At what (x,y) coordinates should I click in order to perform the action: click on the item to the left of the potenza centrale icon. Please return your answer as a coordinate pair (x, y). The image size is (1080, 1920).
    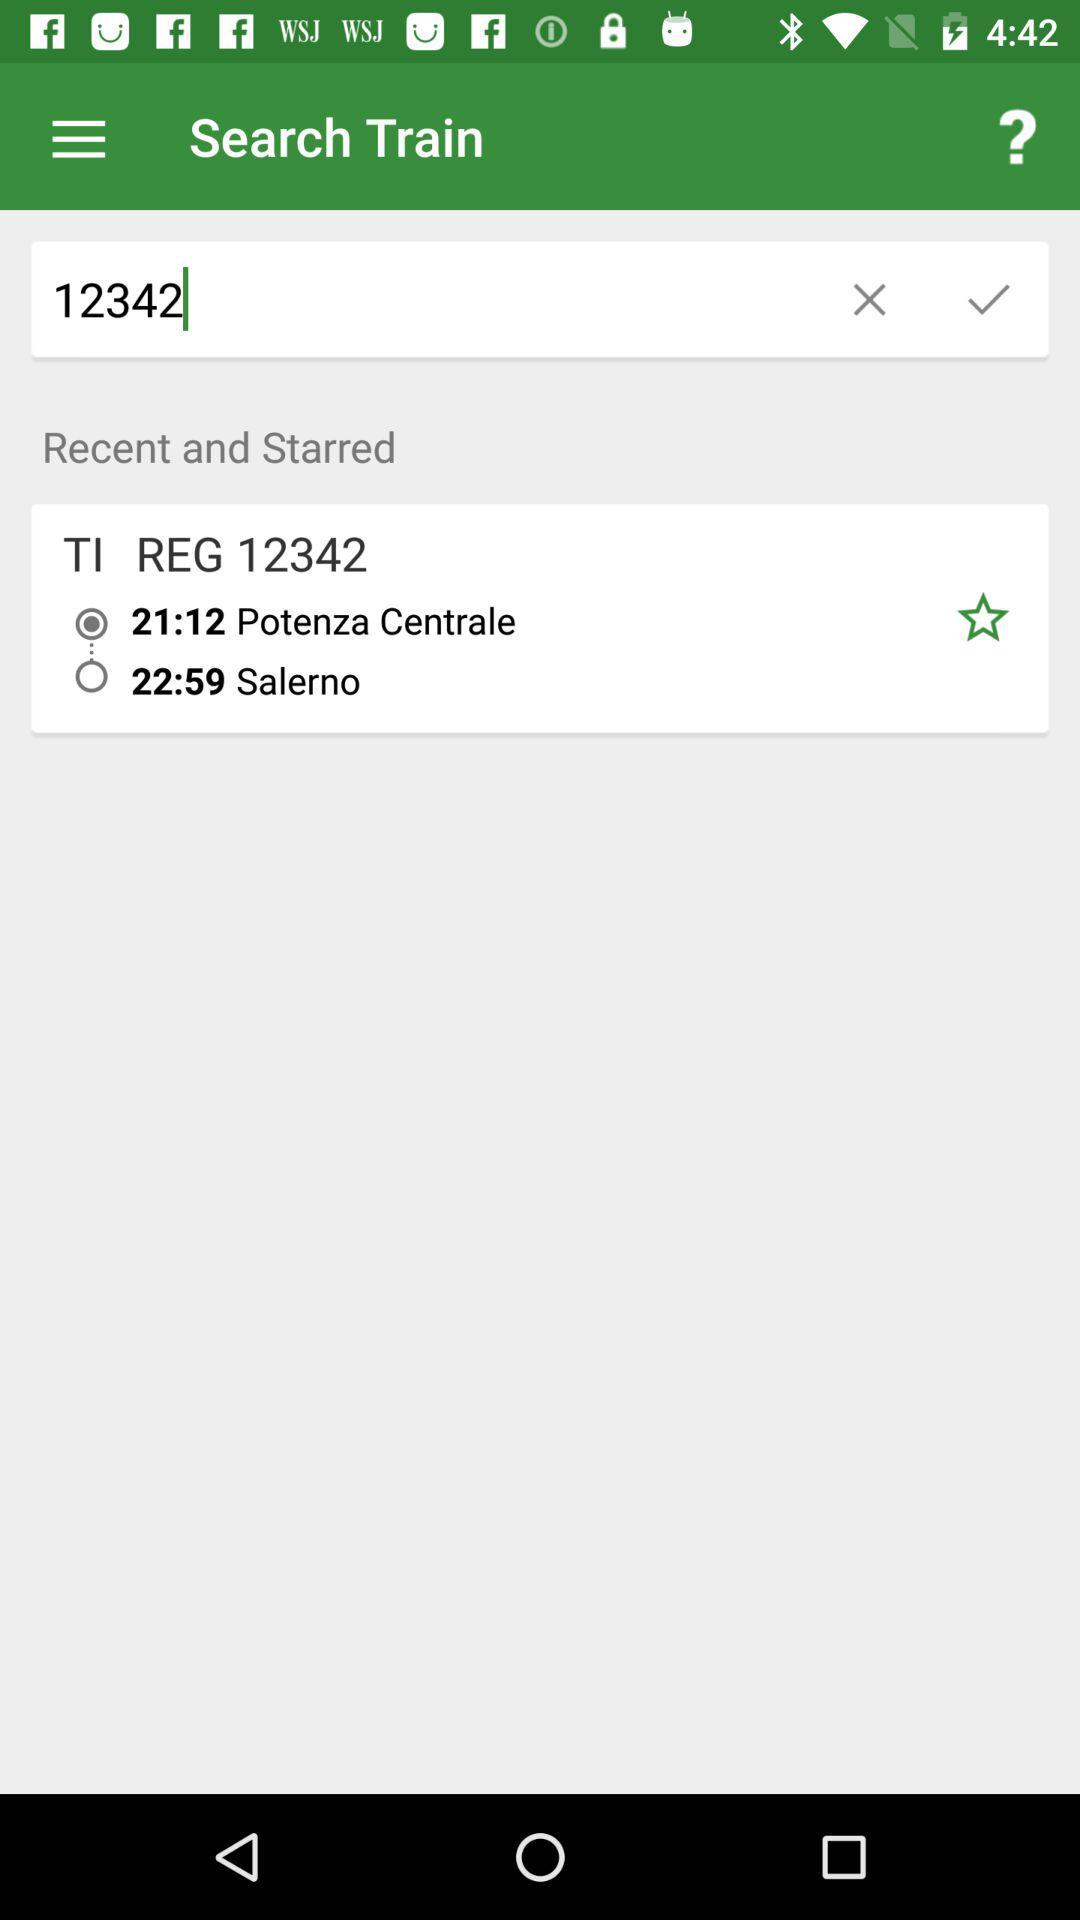
    Looking at the image, I should click on (177, 680).